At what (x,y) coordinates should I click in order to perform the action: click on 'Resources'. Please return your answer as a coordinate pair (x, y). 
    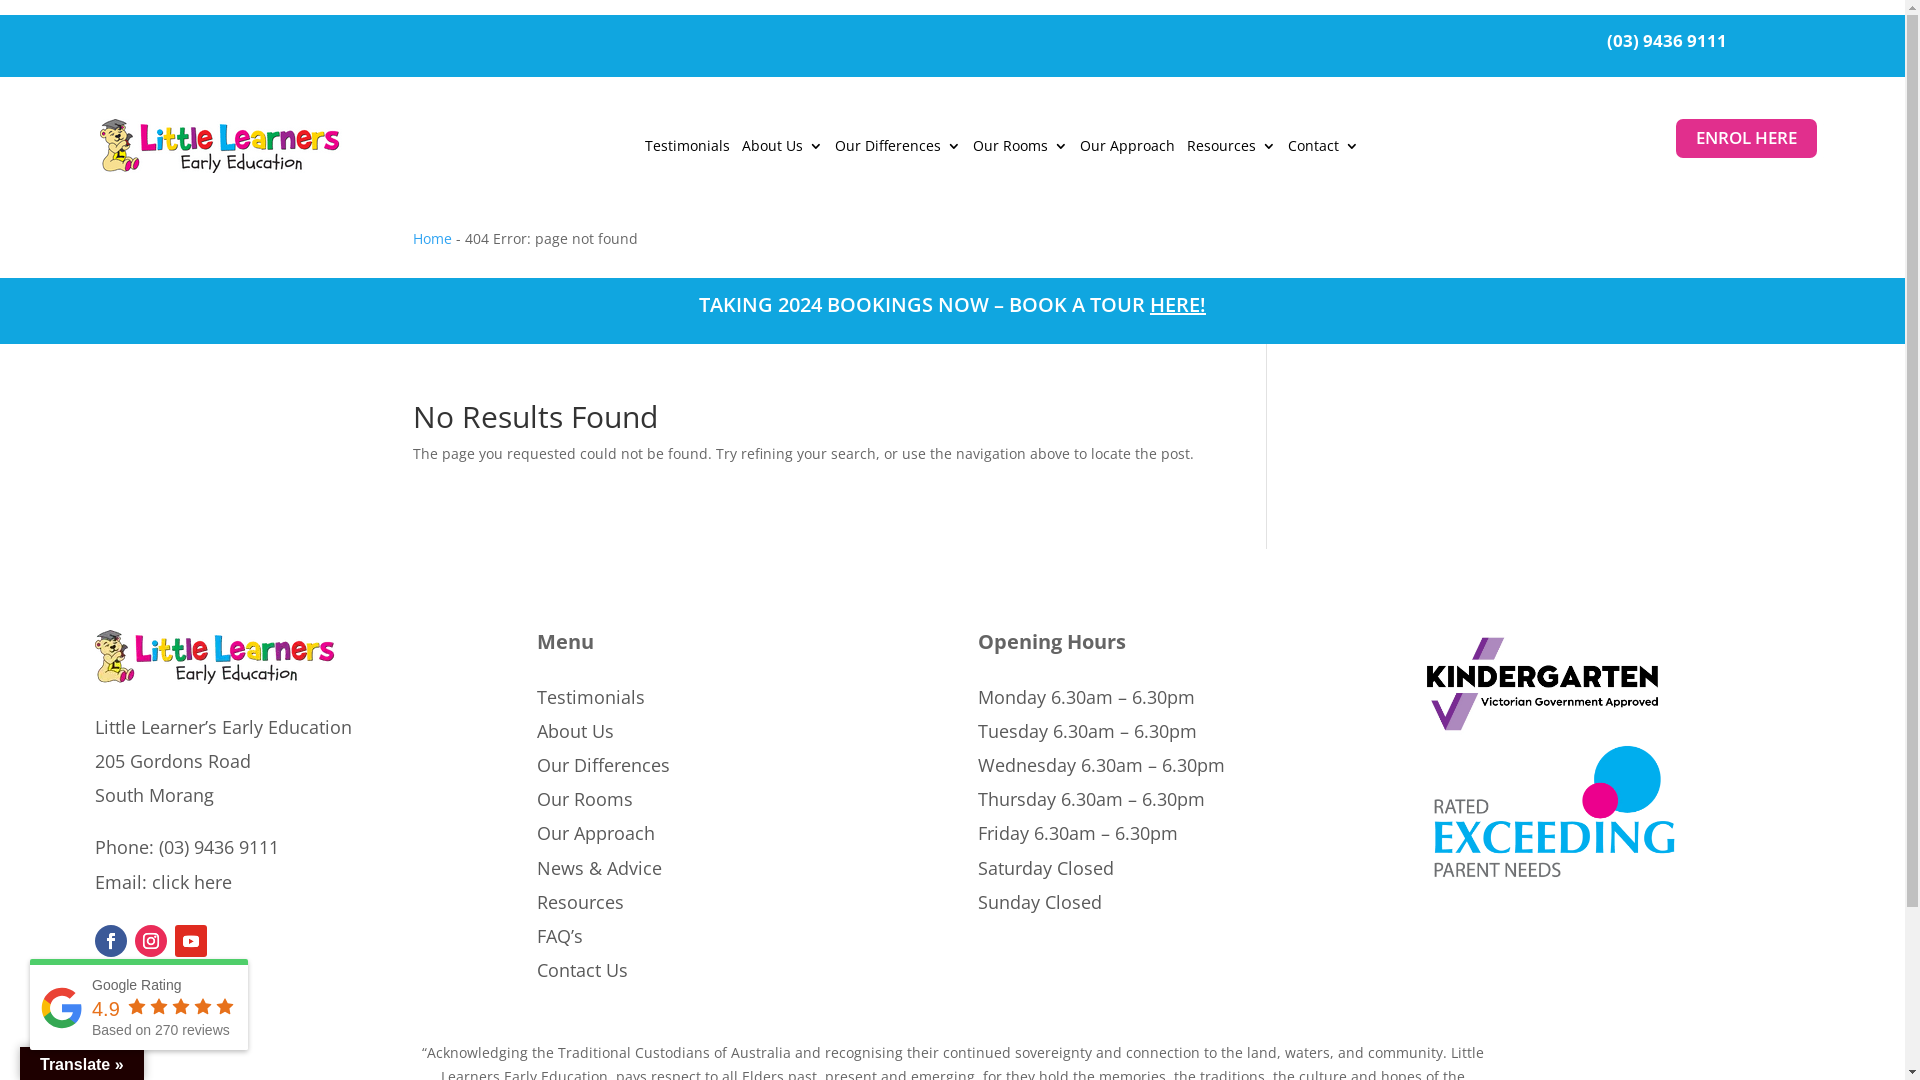
    Looking at the image, I should click on (537, 902).